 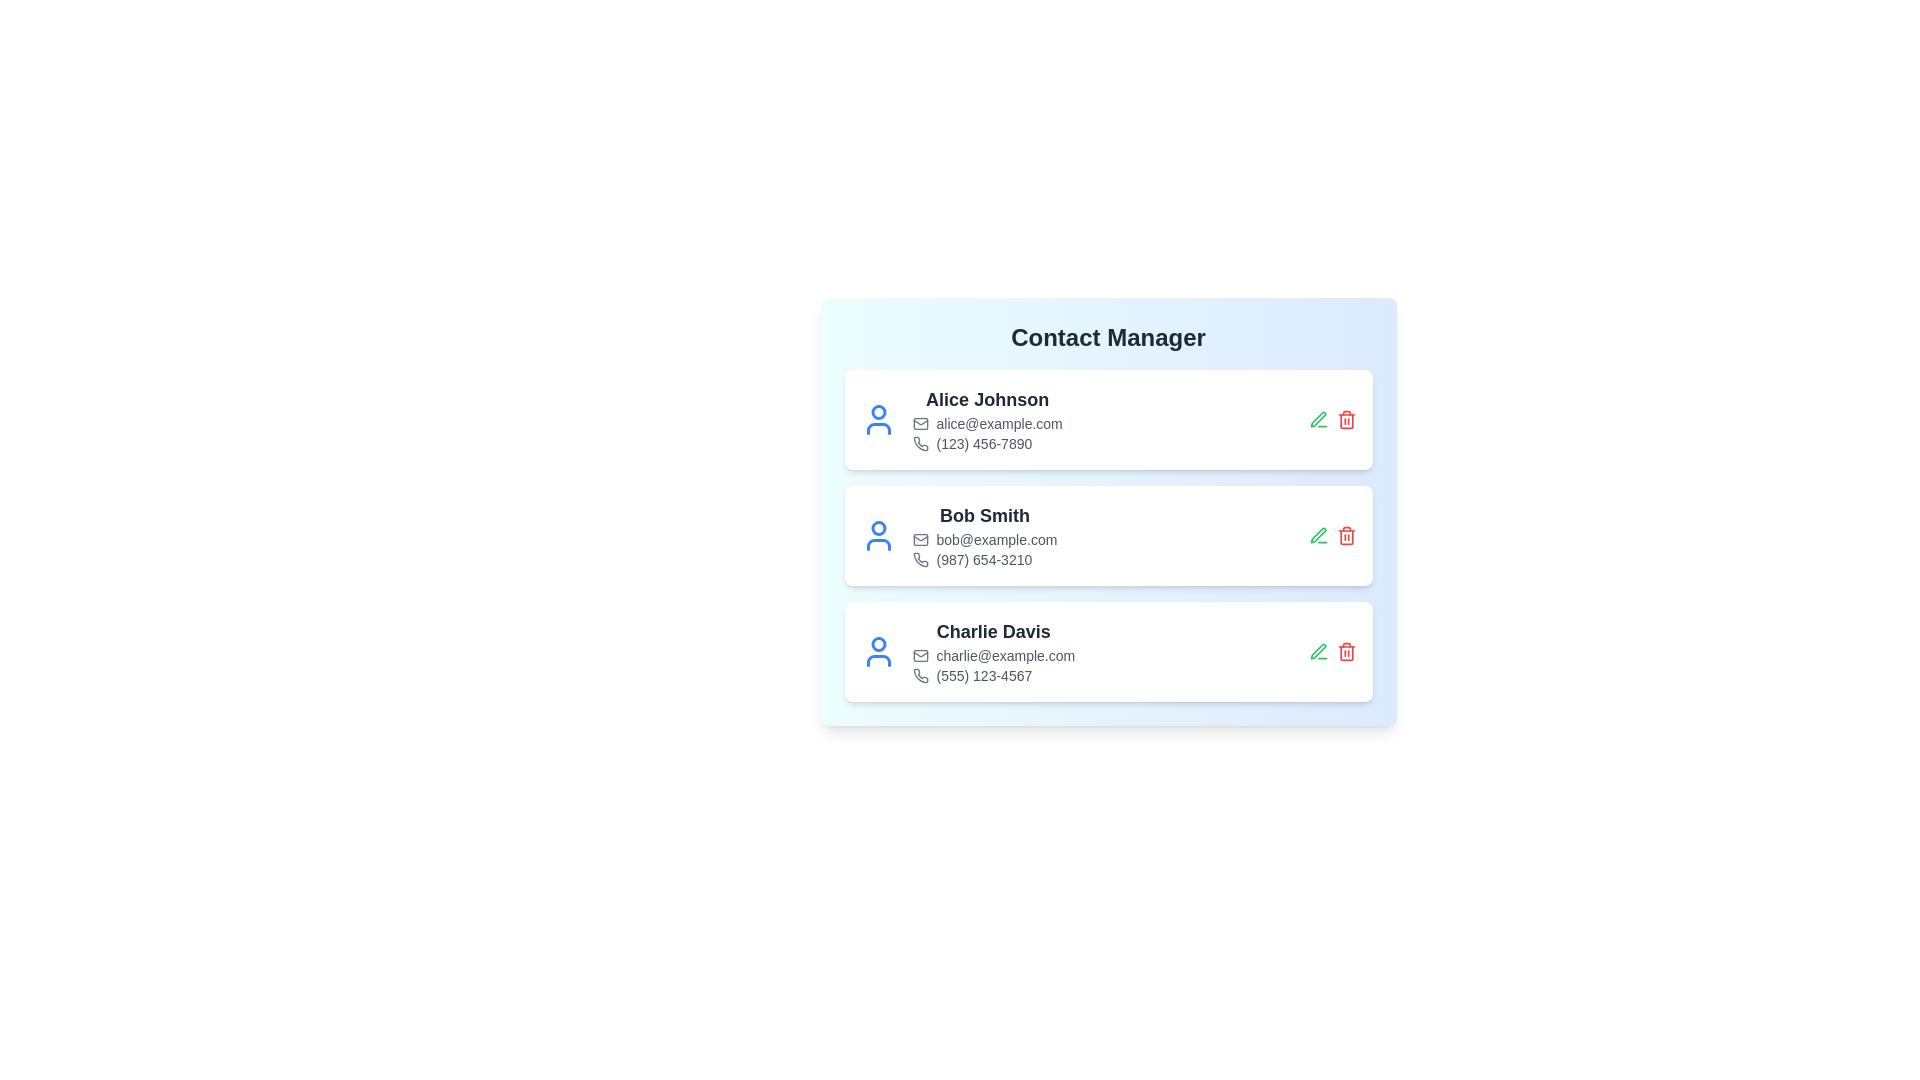 I want to click on the delete button for the contact identified by Charlie Davis, so click(x=1346, y=651).